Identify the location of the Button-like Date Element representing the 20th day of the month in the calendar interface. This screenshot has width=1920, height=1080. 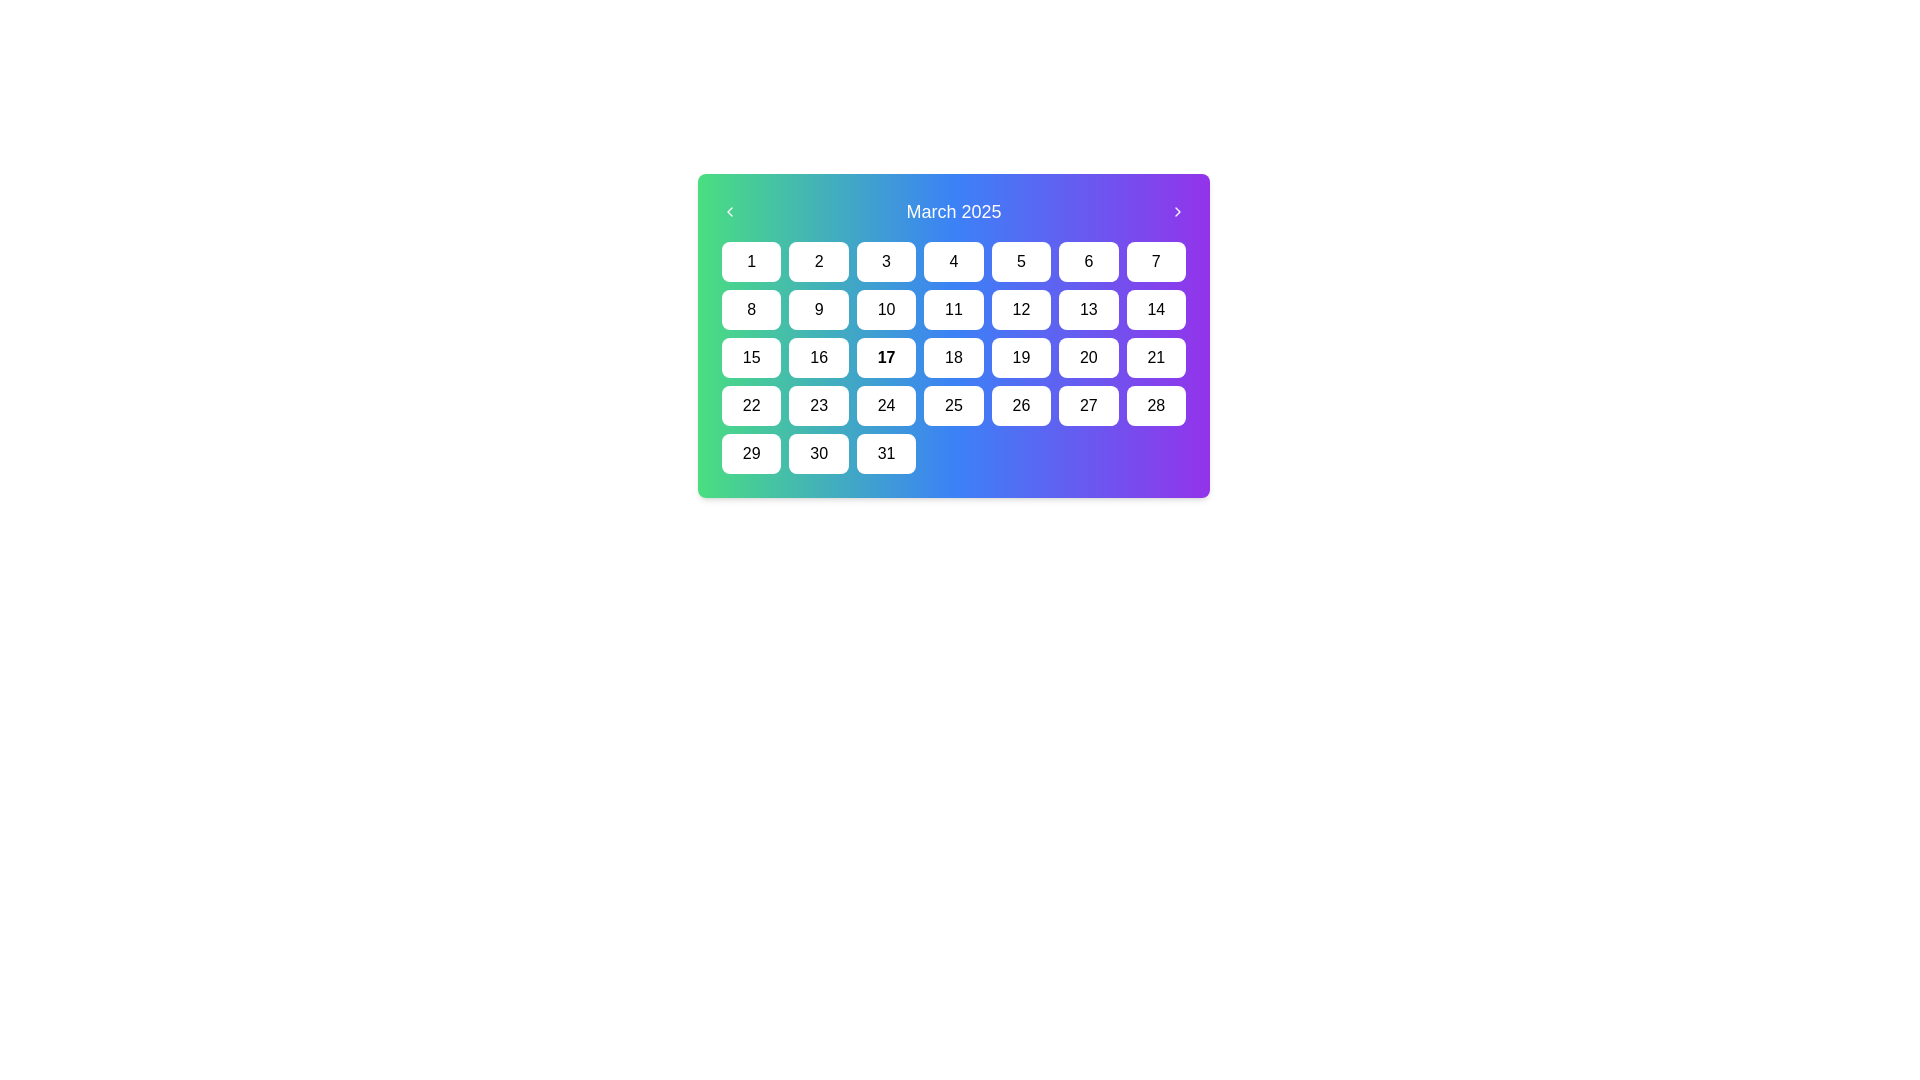
(1087, 357).